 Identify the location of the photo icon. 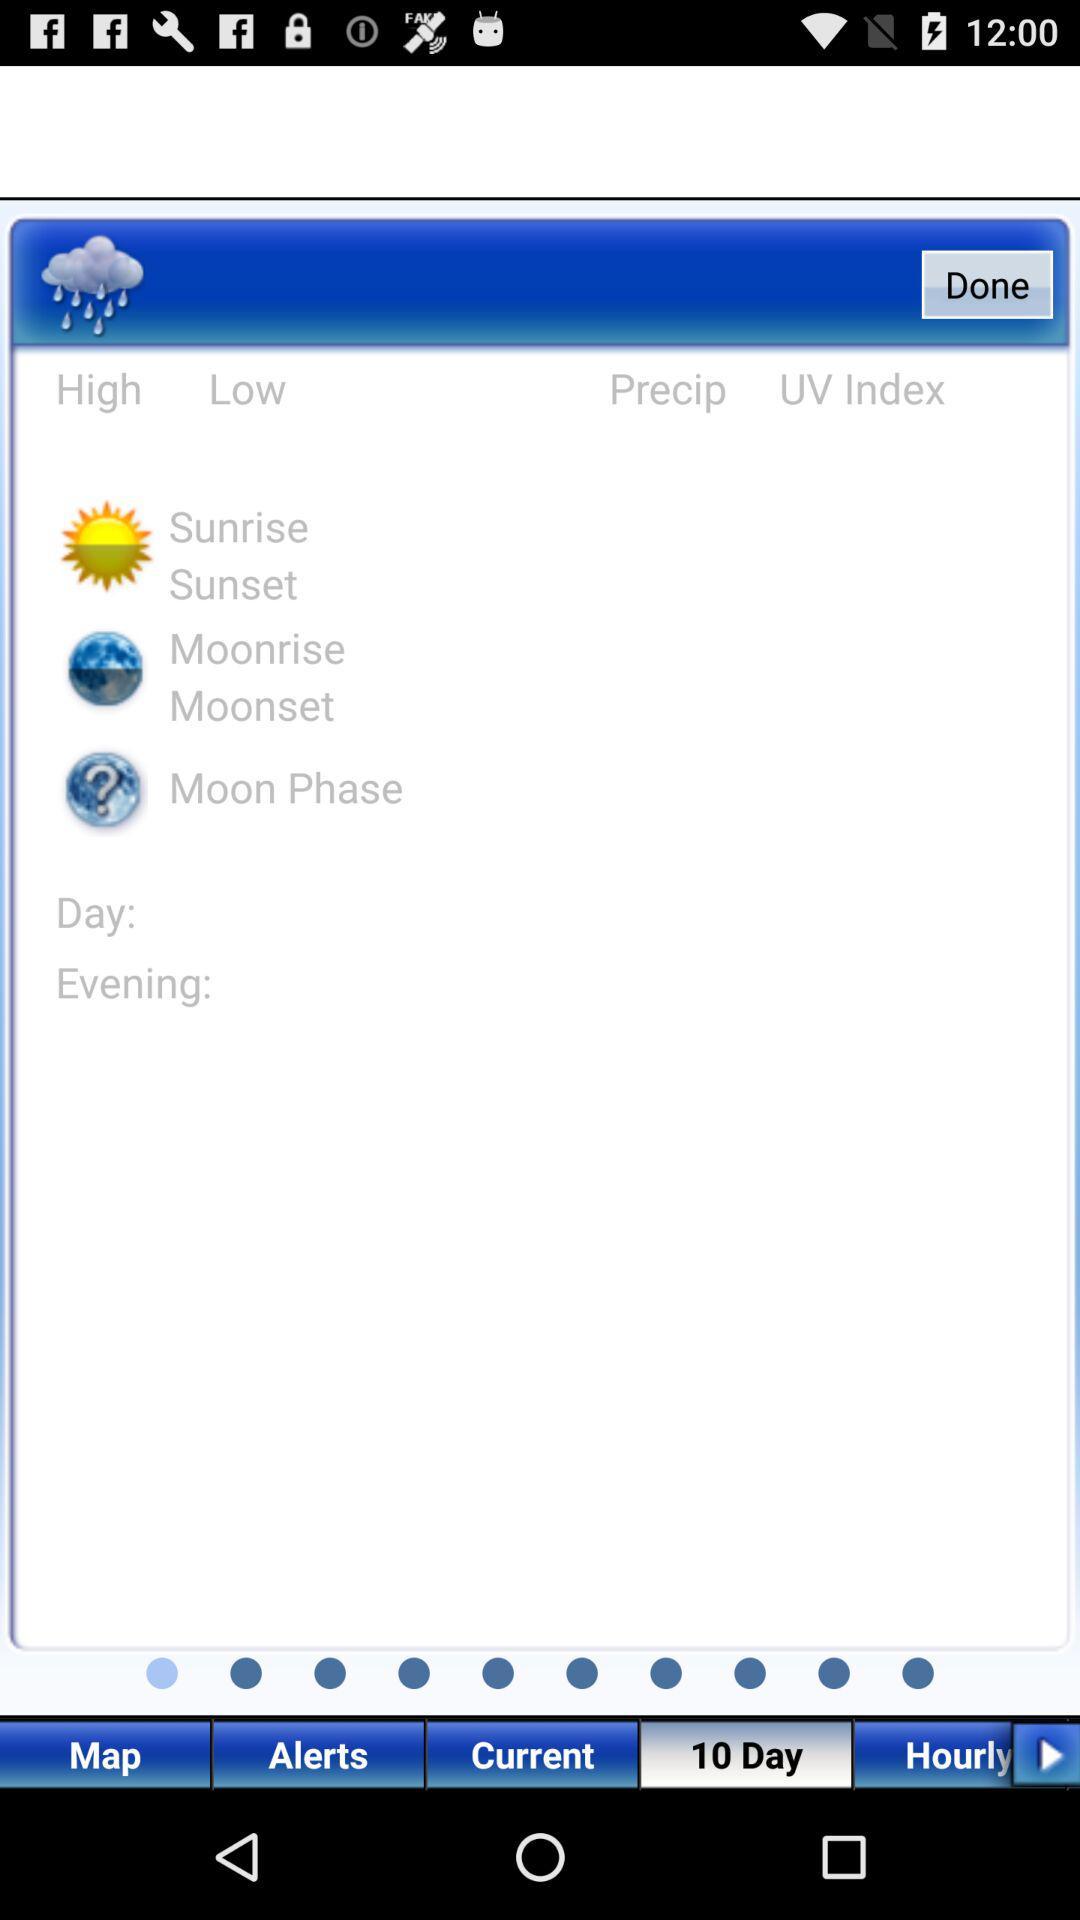
(161, 1790).